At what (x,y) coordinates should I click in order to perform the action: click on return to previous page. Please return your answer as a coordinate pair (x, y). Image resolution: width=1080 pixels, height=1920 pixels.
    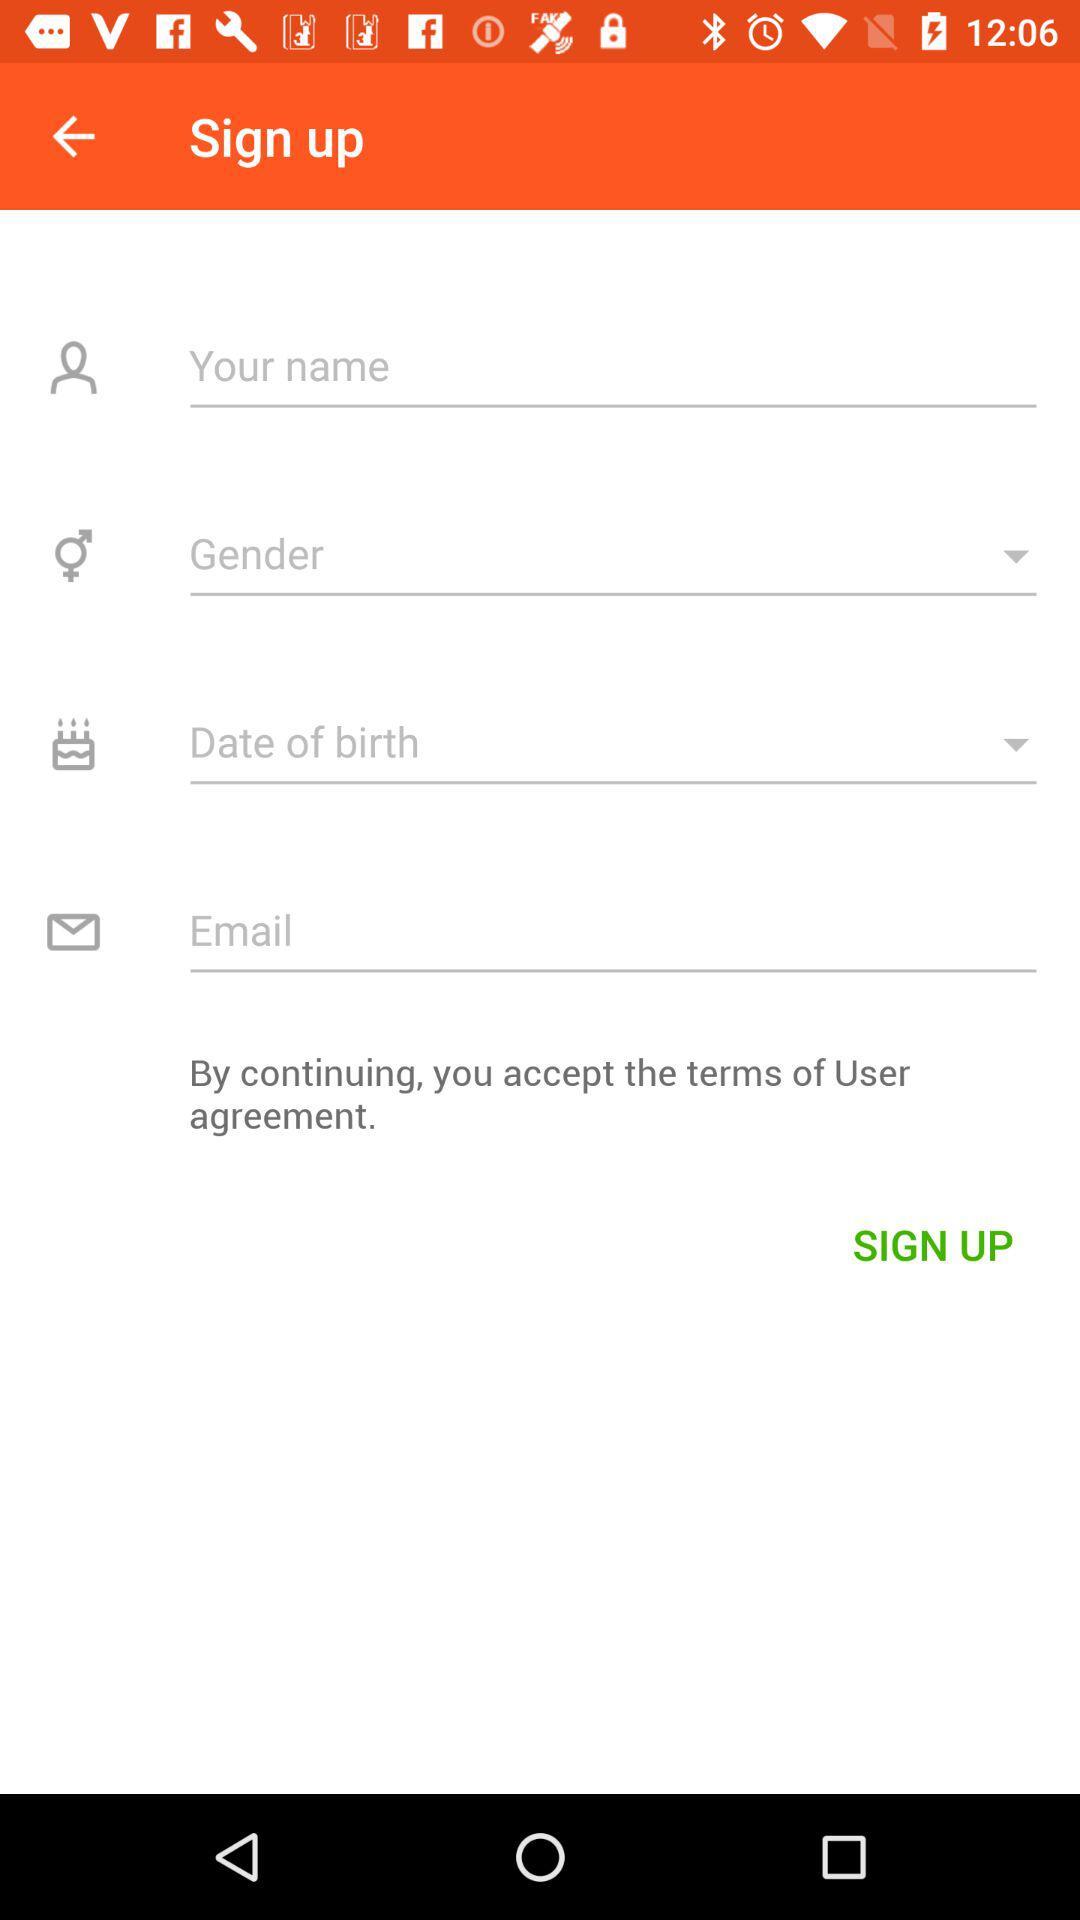
    Looking at the image, I should click on (72, 135).